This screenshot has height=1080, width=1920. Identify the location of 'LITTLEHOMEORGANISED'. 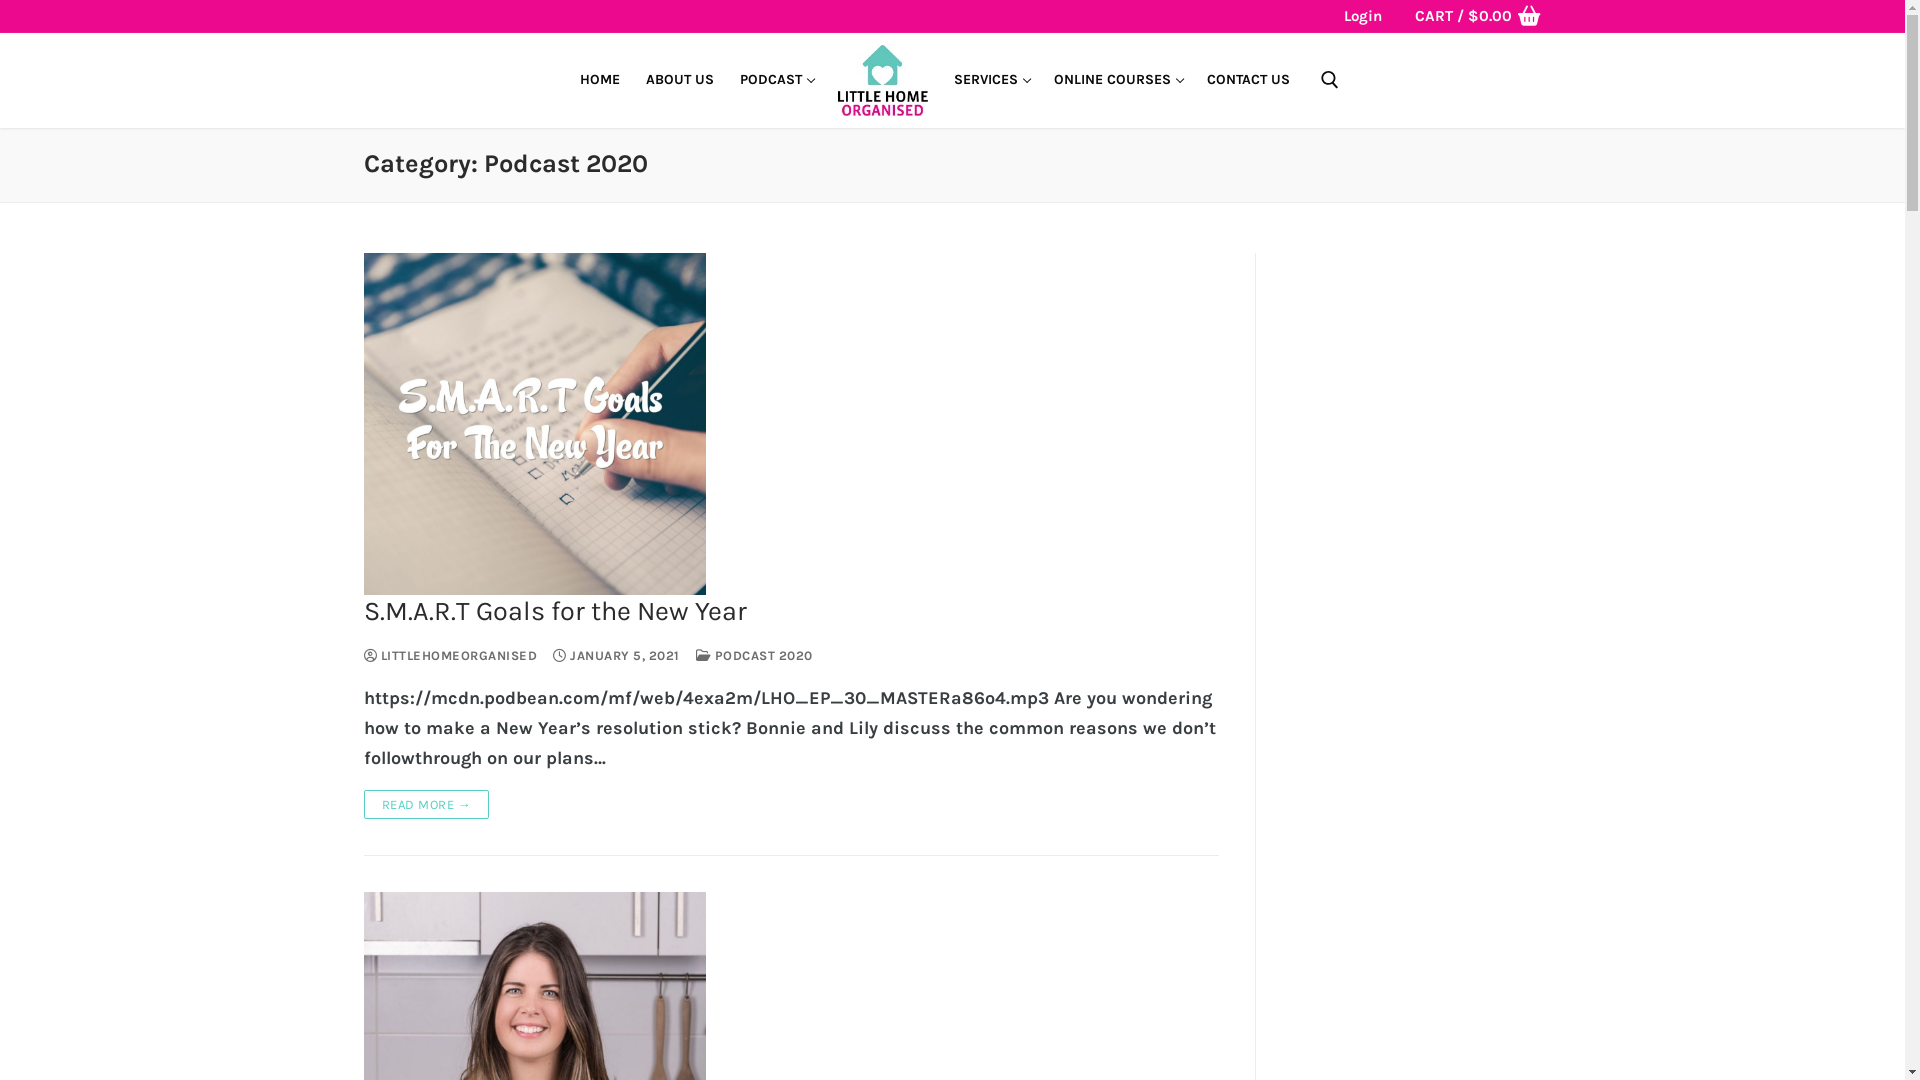
(450, 655).